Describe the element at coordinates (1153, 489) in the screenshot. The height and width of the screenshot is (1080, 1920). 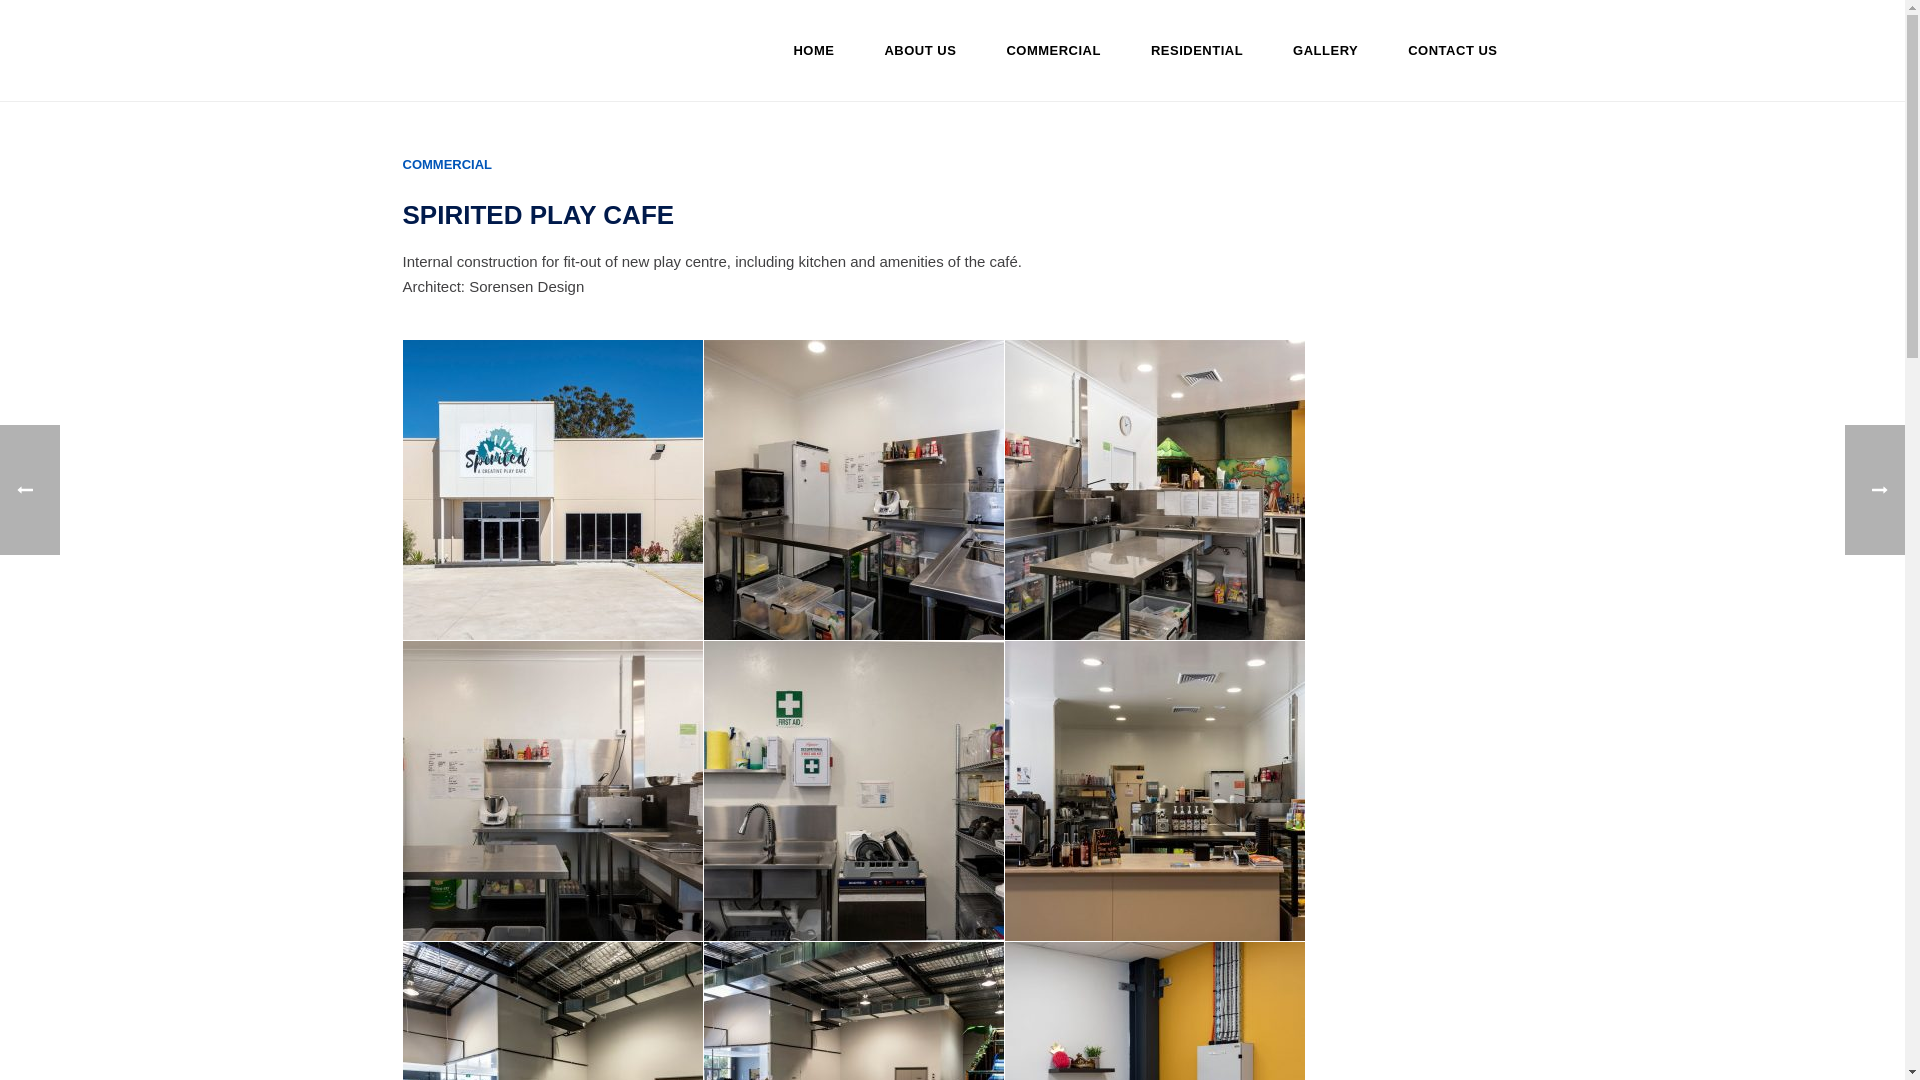
I see `'016-jt-20181120-0440-modifier-modifier'` at that location.